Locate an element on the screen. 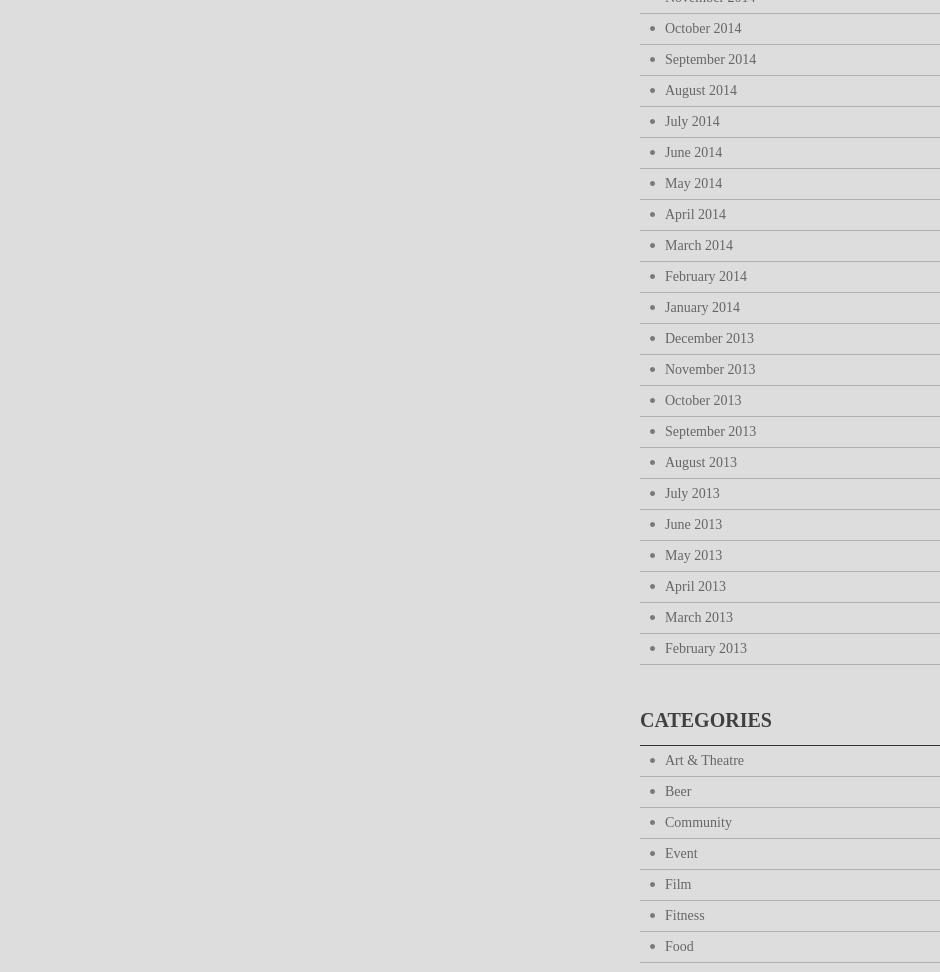 The height and width of the screenshot is (972, 940). 'June 2014' is located at coordinates (692, 152).